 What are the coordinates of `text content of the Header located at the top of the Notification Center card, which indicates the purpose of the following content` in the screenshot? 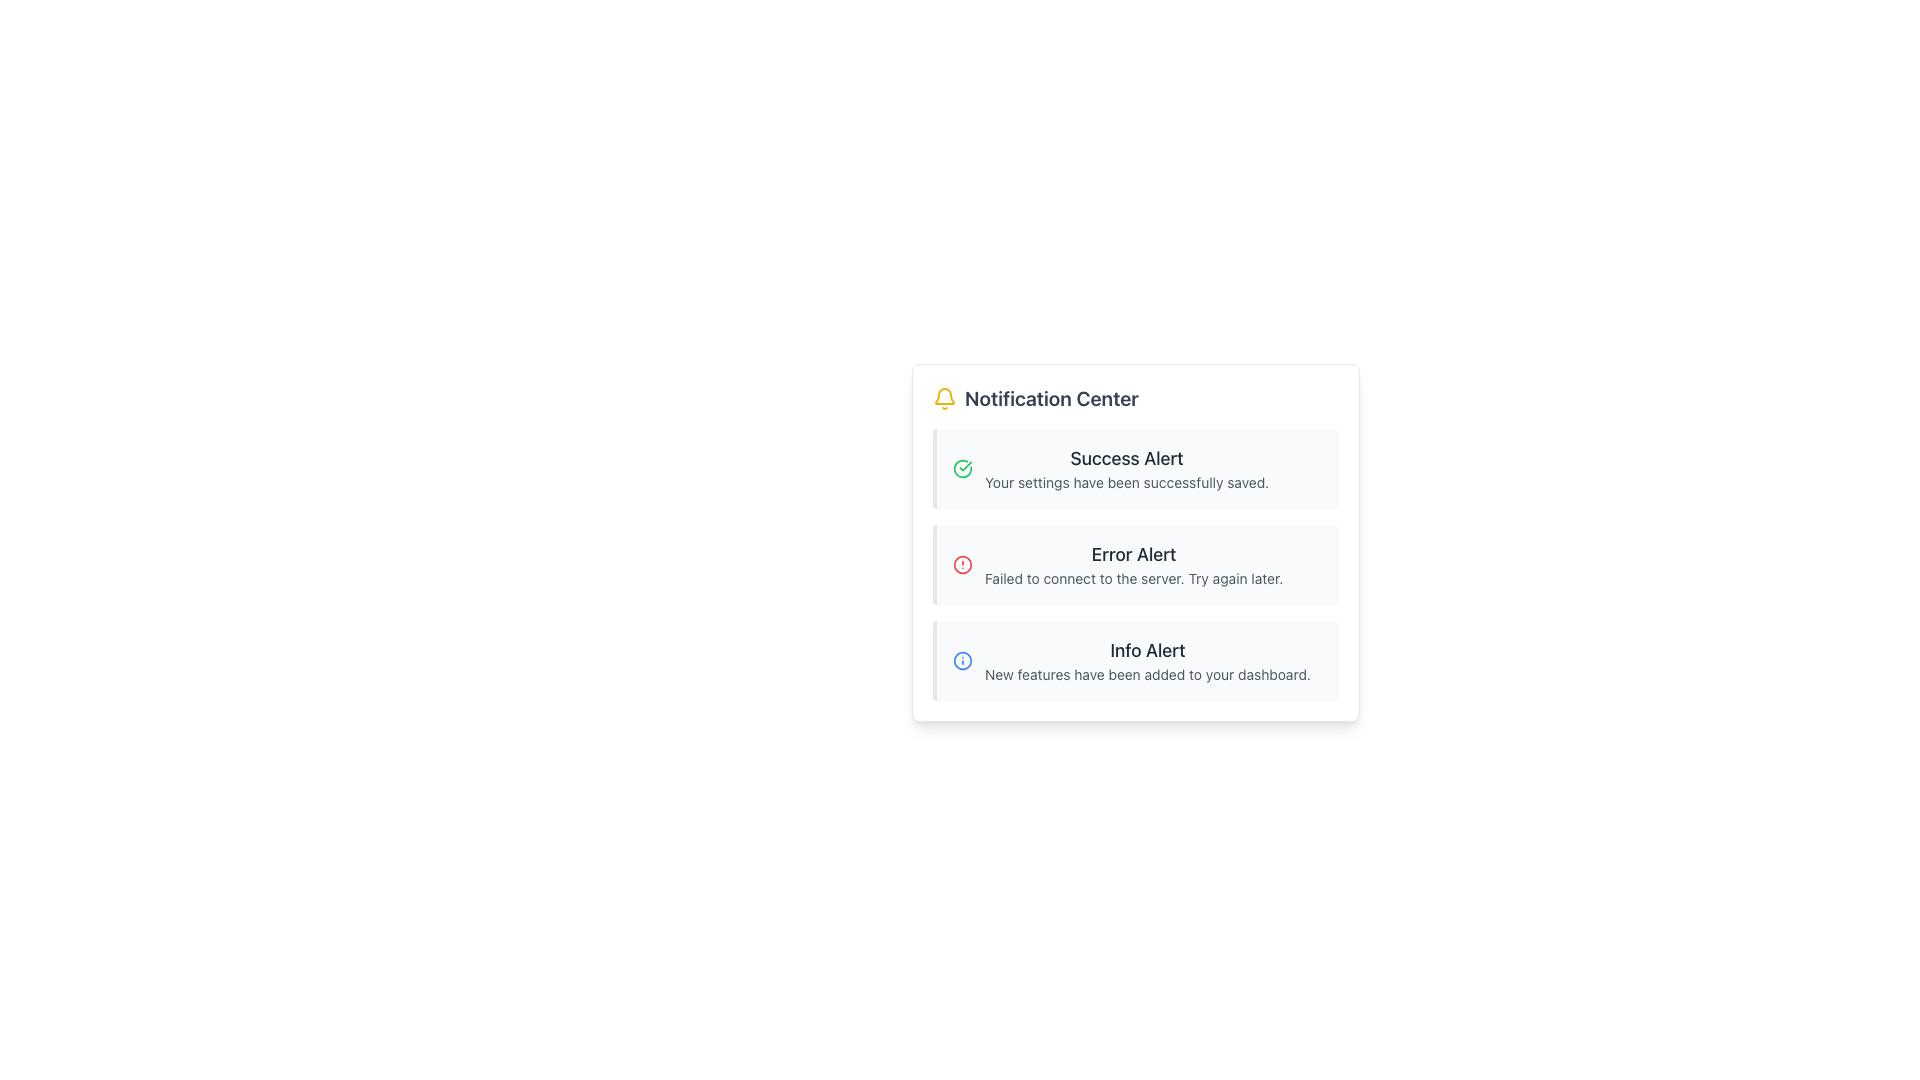 It's located at (1136, 398).